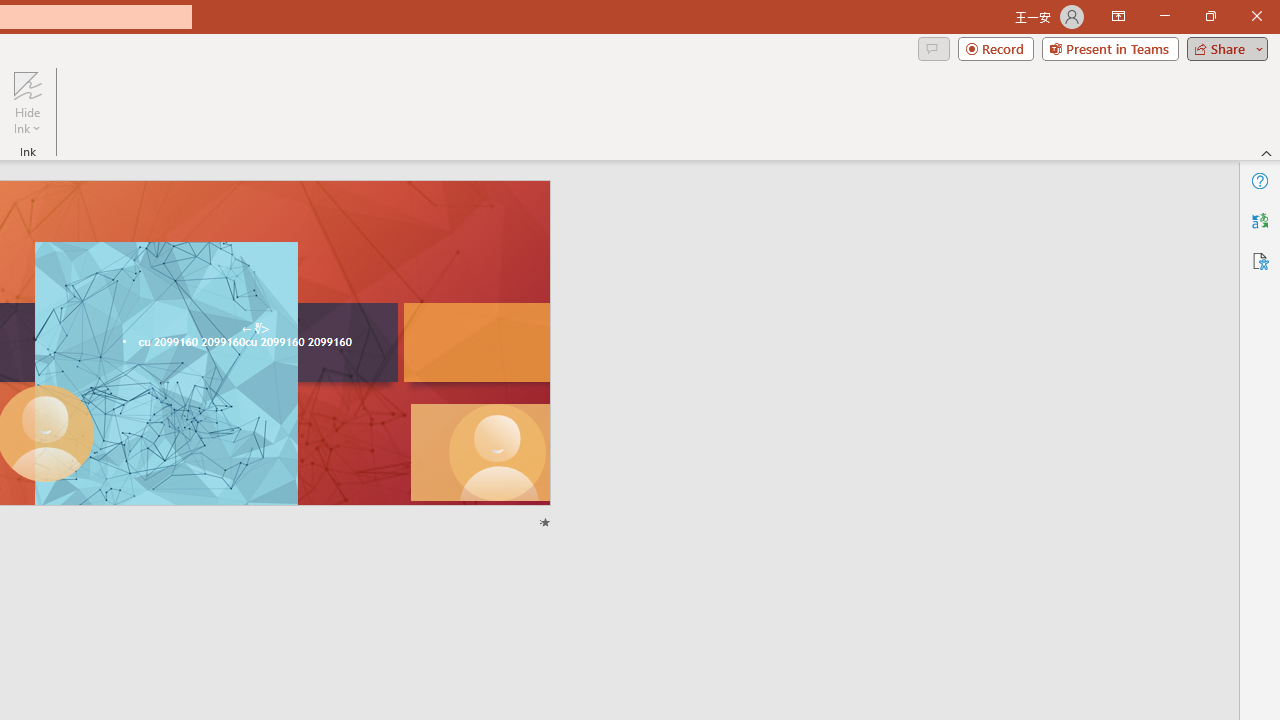 This screenshot has height=720, width=1280. I want to click on 'Collapse the Ribbon', so click(1266, 152).